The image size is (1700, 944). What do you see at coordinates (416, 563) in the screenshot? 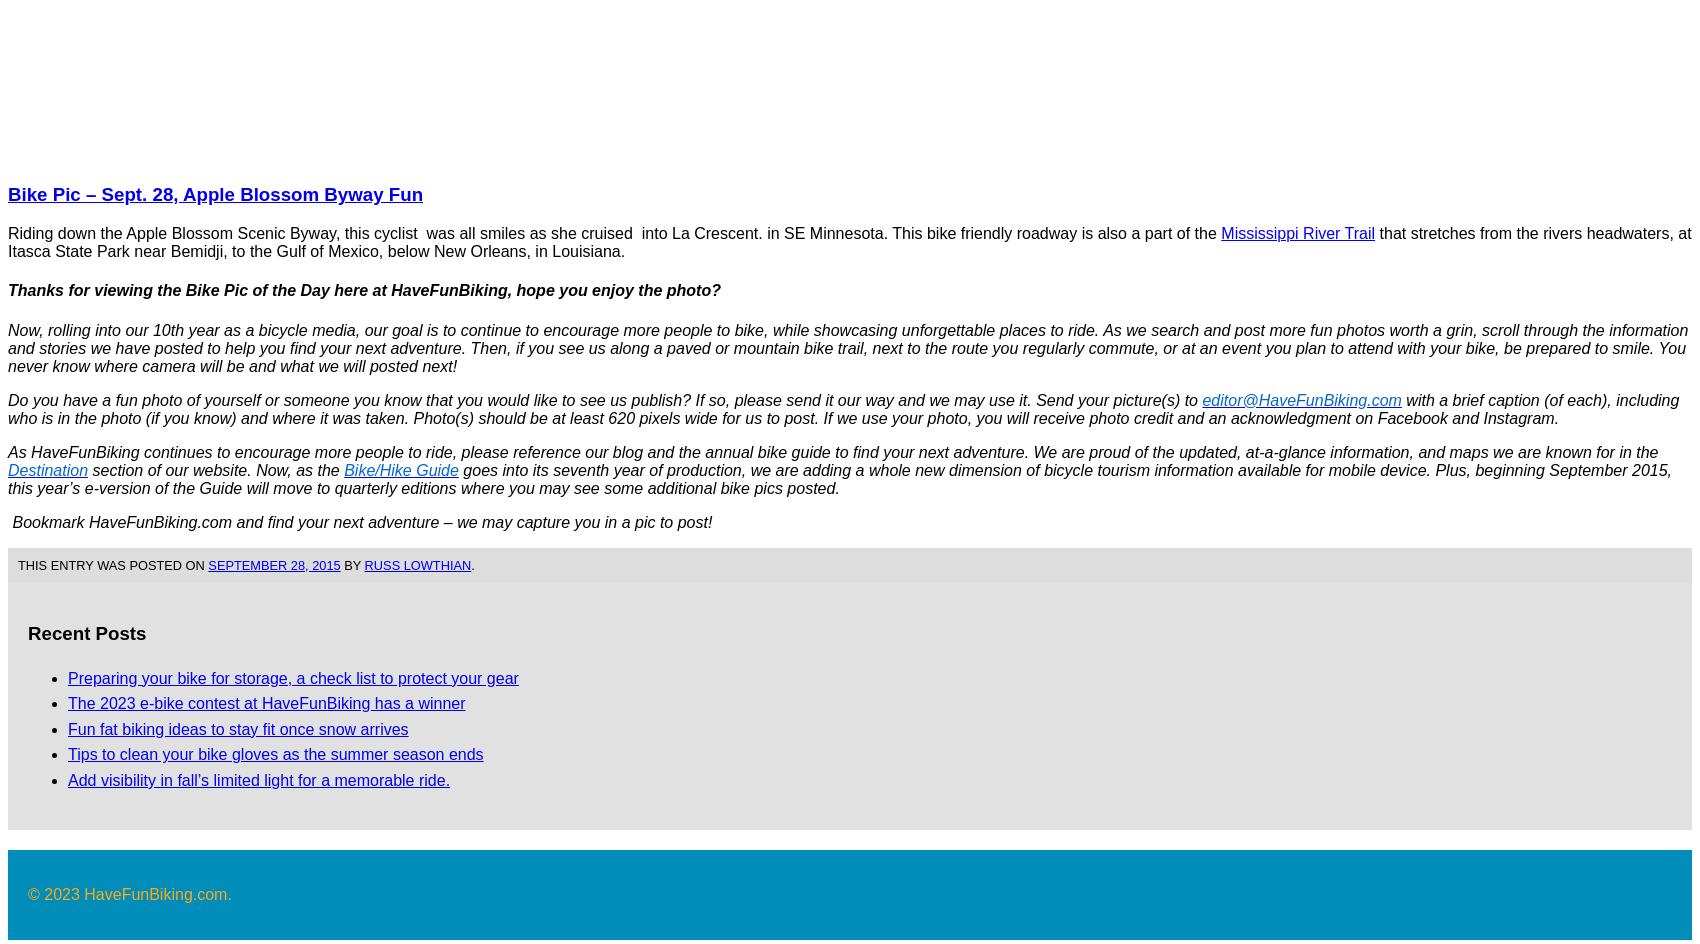
I see `'Russ Lowthian'` at bounding box center [416, 563].